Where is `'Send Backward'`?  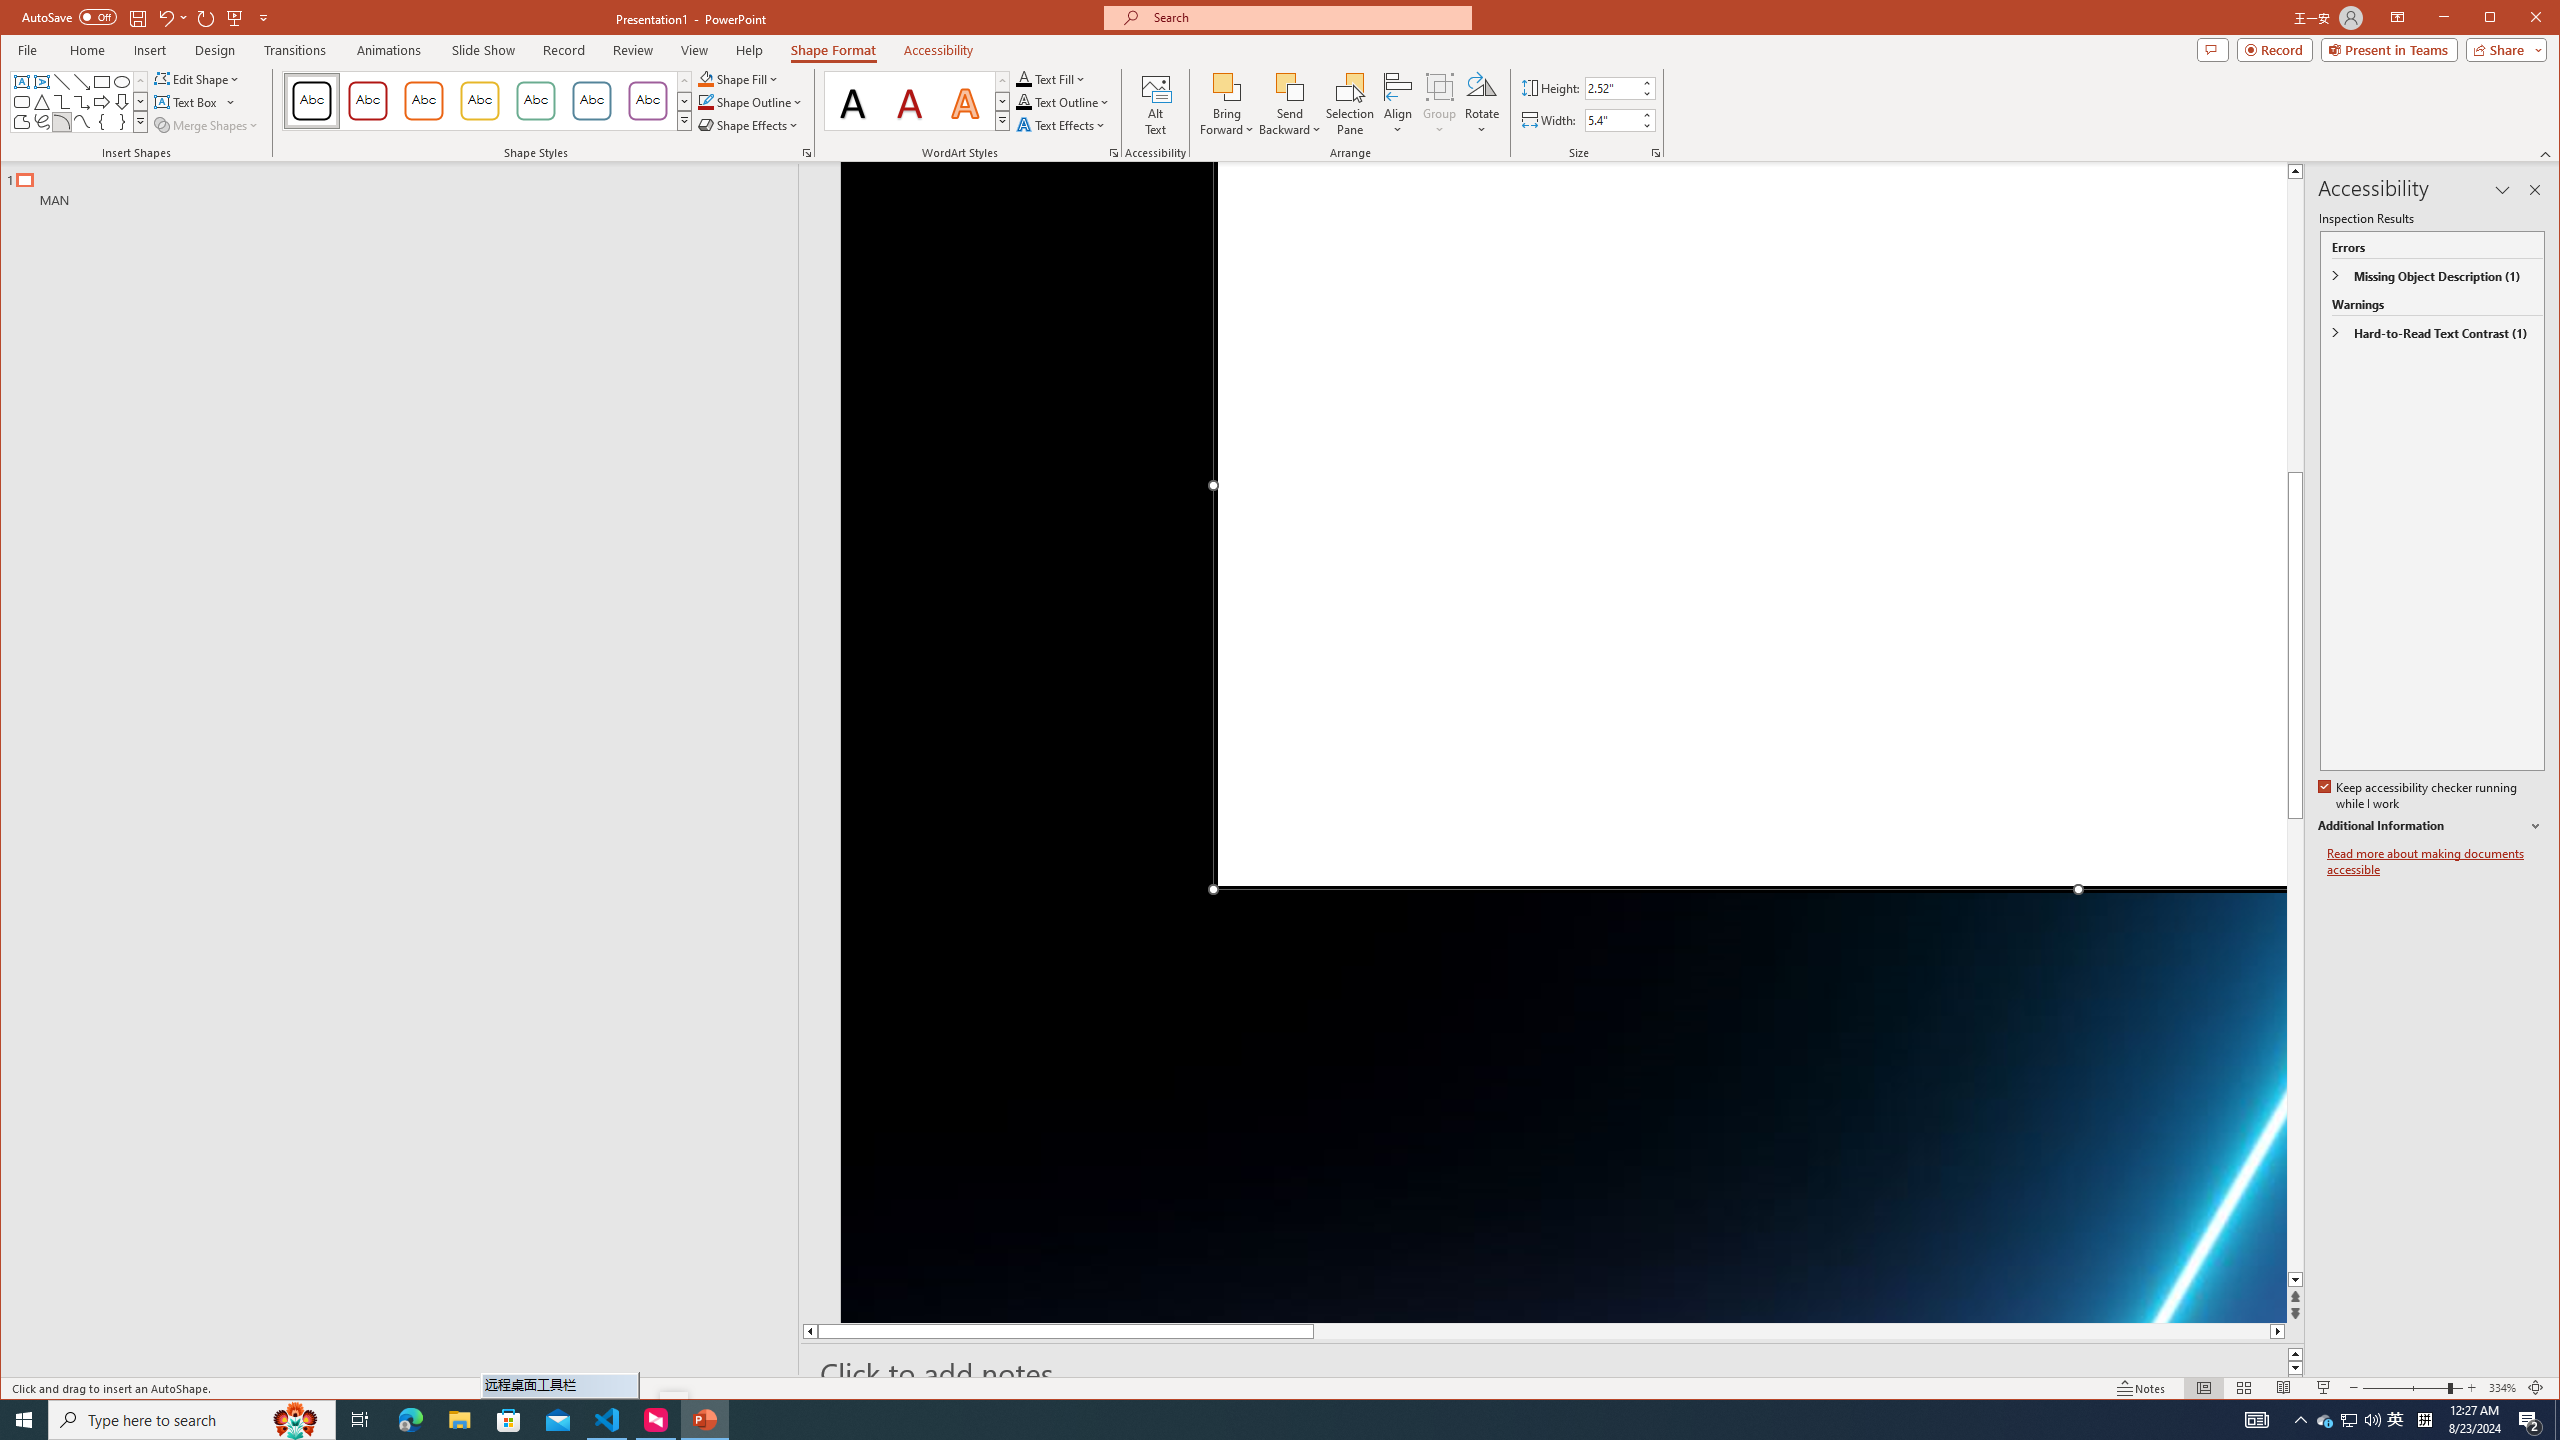
'Send Backward' is located at coordinates (1289, 85).